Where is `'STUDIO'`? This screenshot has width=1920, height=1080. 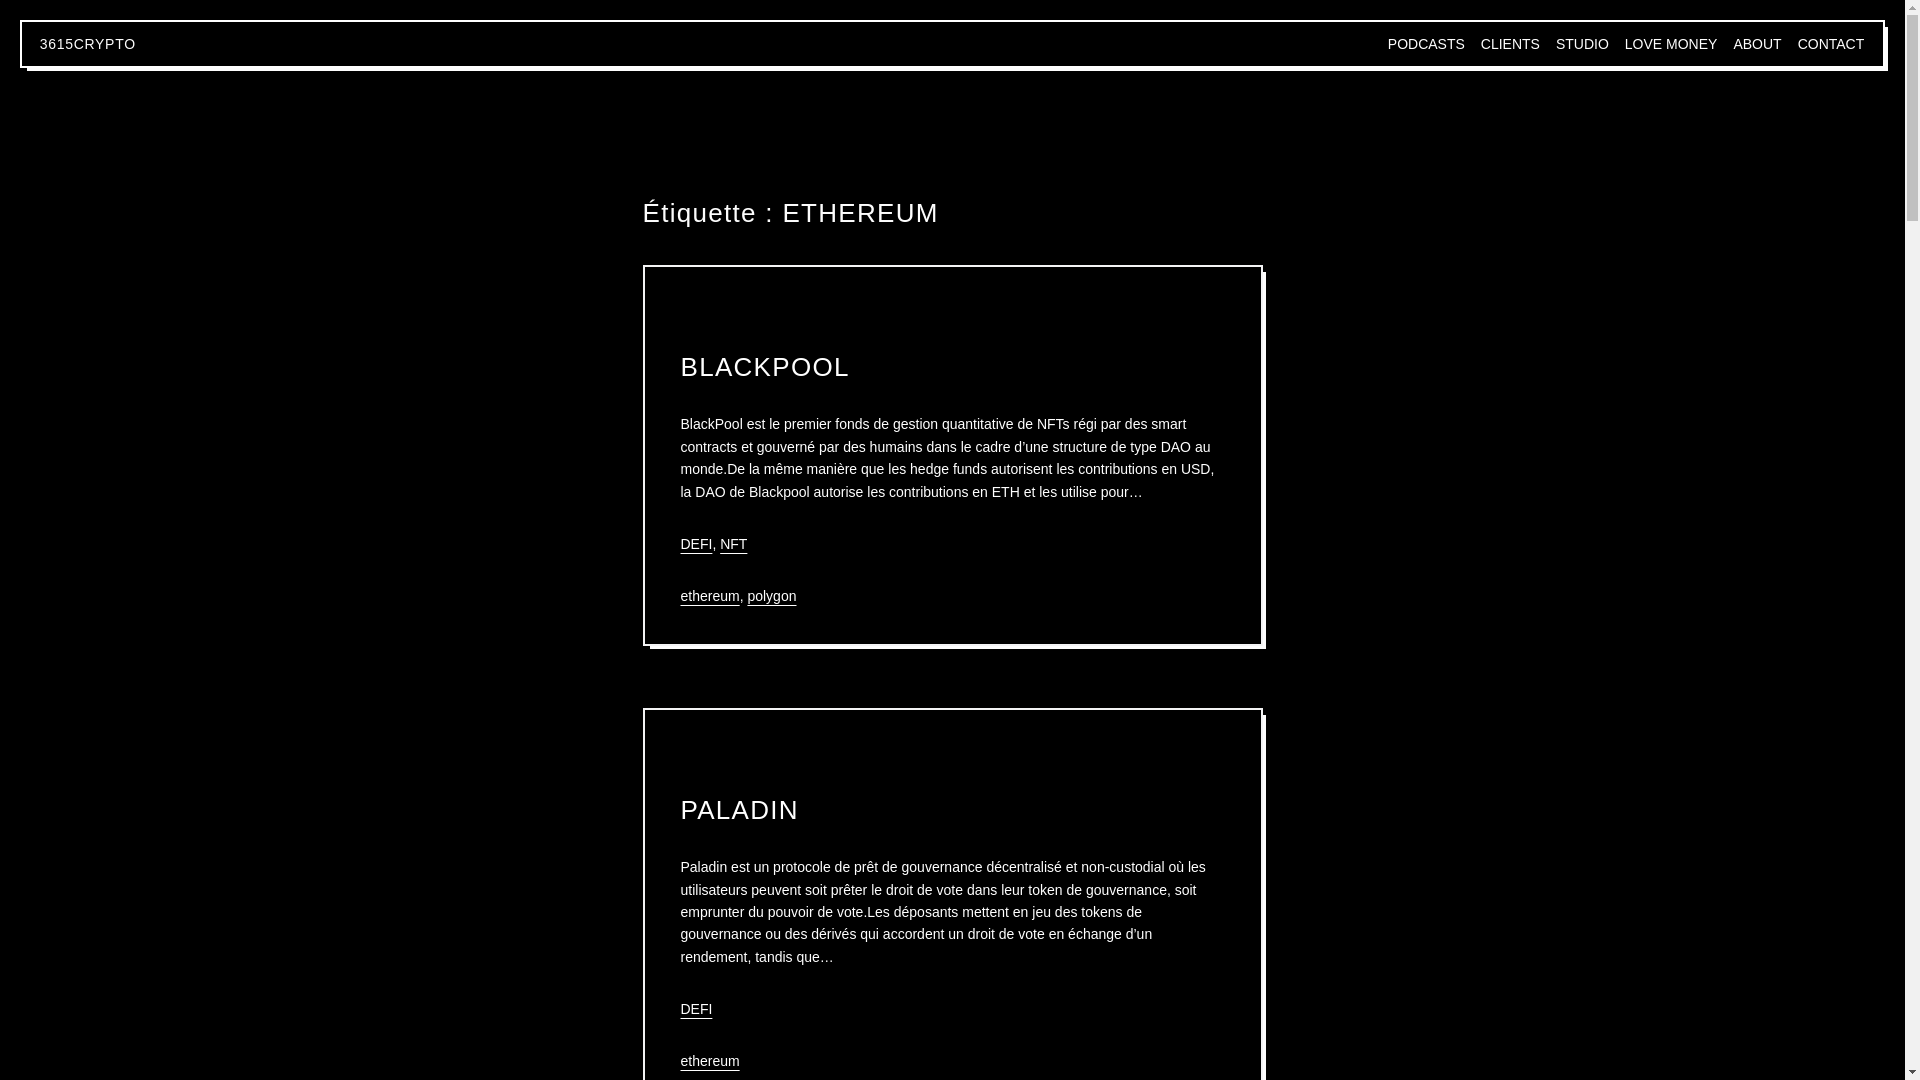 'STUDIO' is located at coordinates (1581, 43).